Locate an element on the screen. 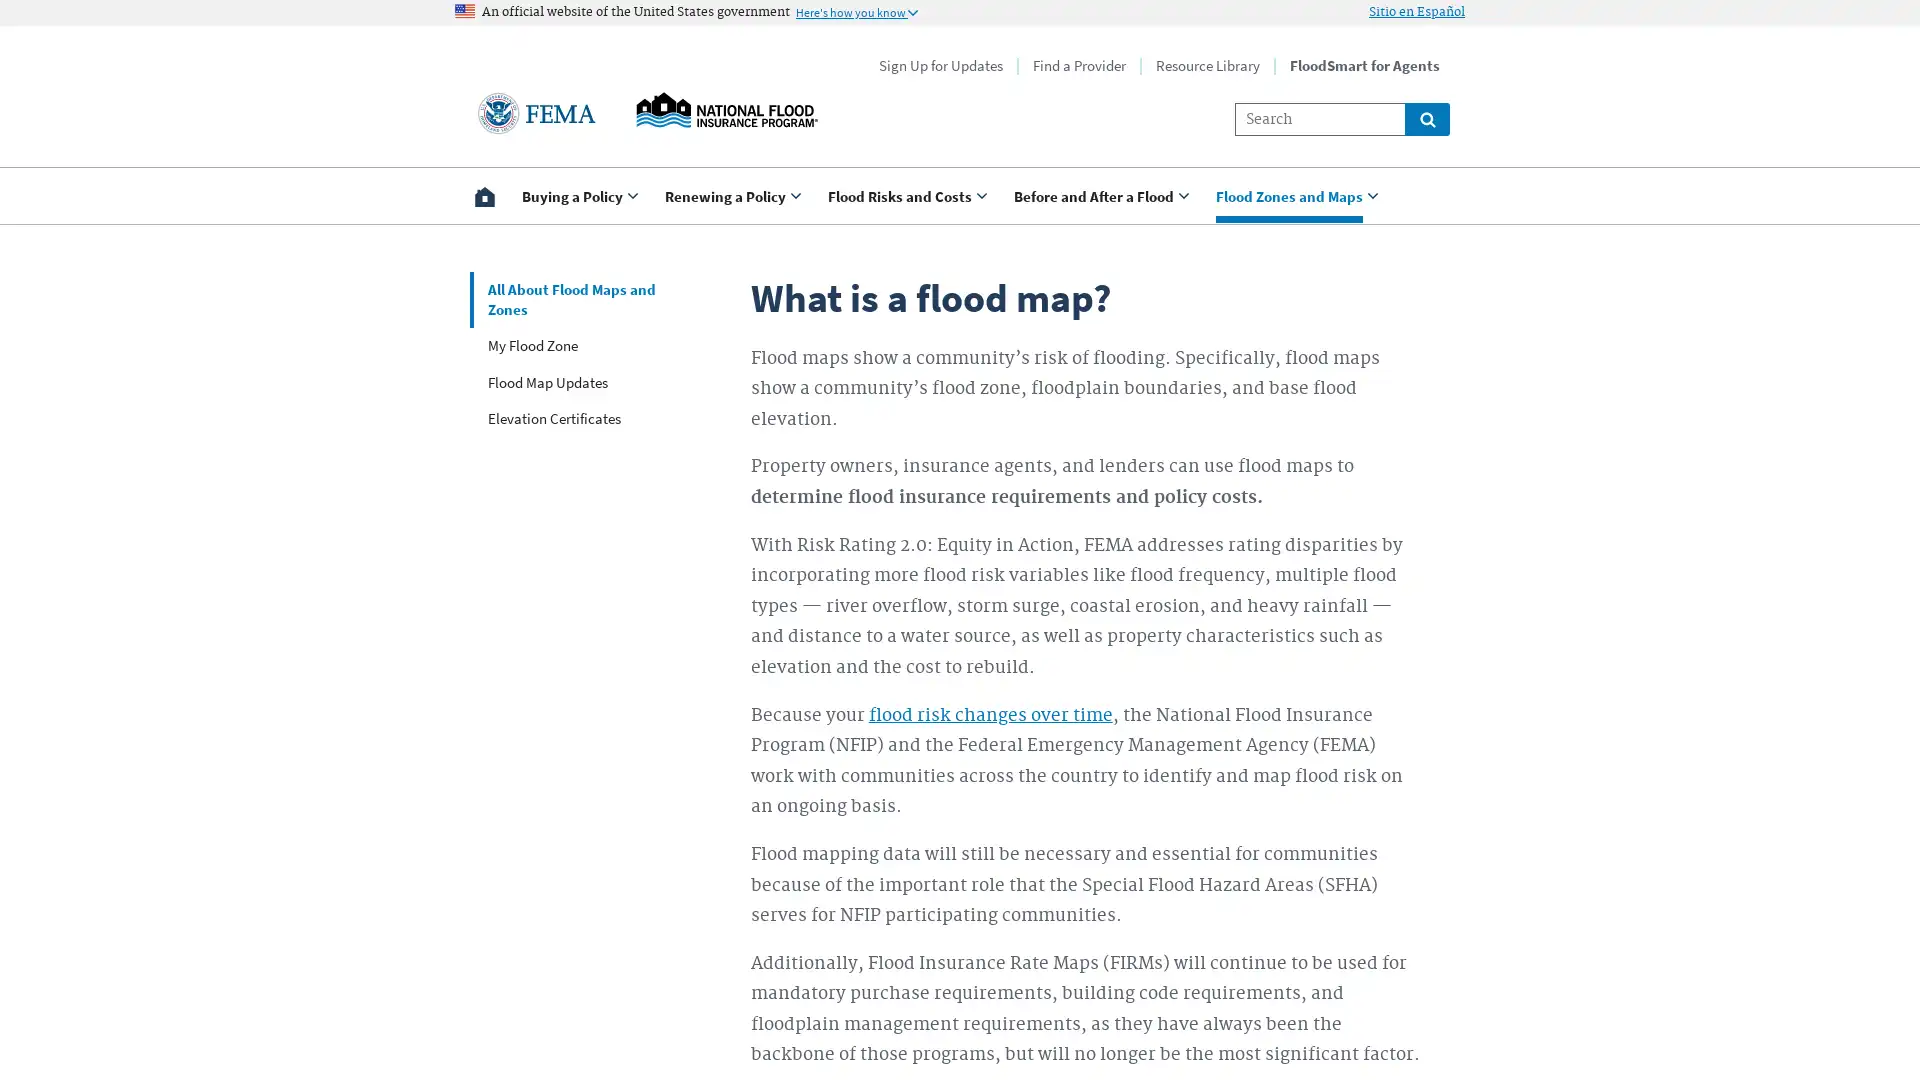 This screenshot has width=1920, height=1080. Global search for site links and content throught floodsmart is located at coordinates (1426, 119).